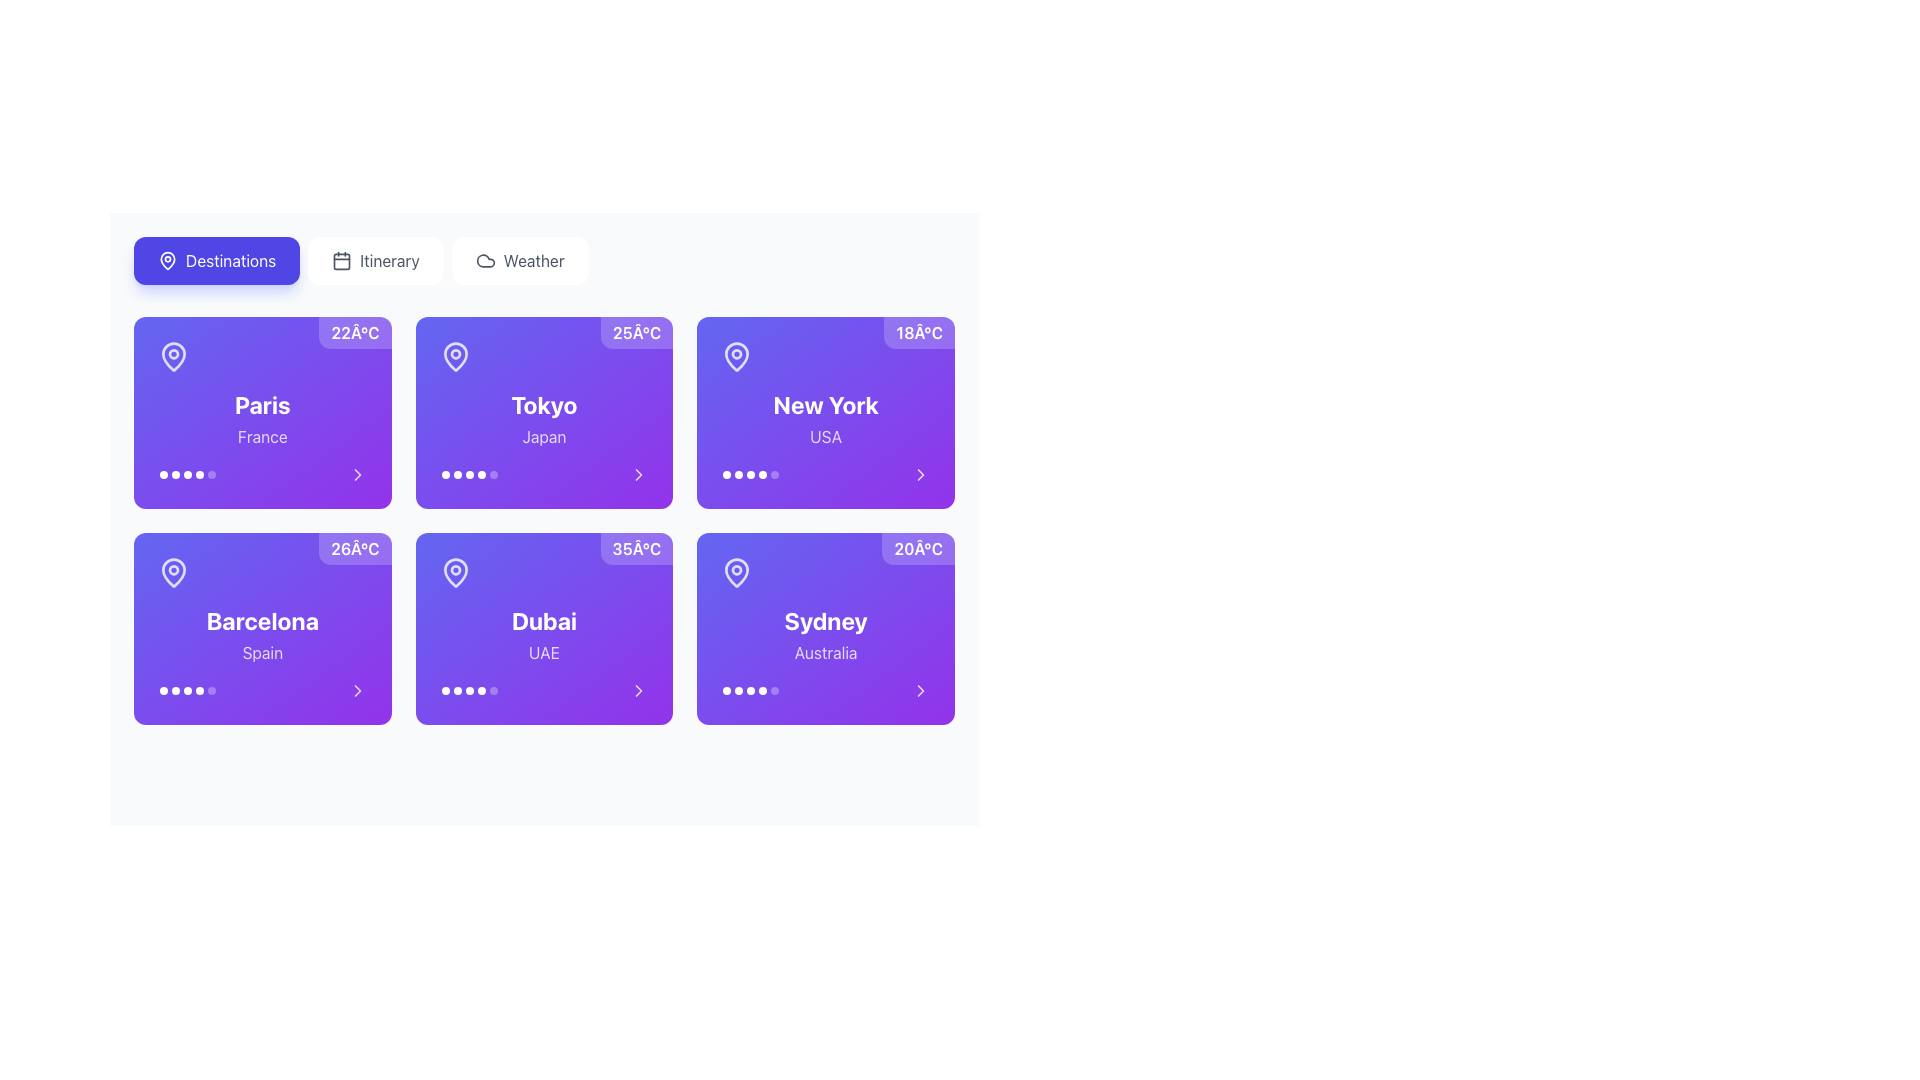 This screenshot has height=1080, width=1920. I want to click on the location pin indicator for Tokyo, Japan, which is visually marking the geographic location and is positioned directly below a temperature badge displaying '25°C.', so click(454, 356).